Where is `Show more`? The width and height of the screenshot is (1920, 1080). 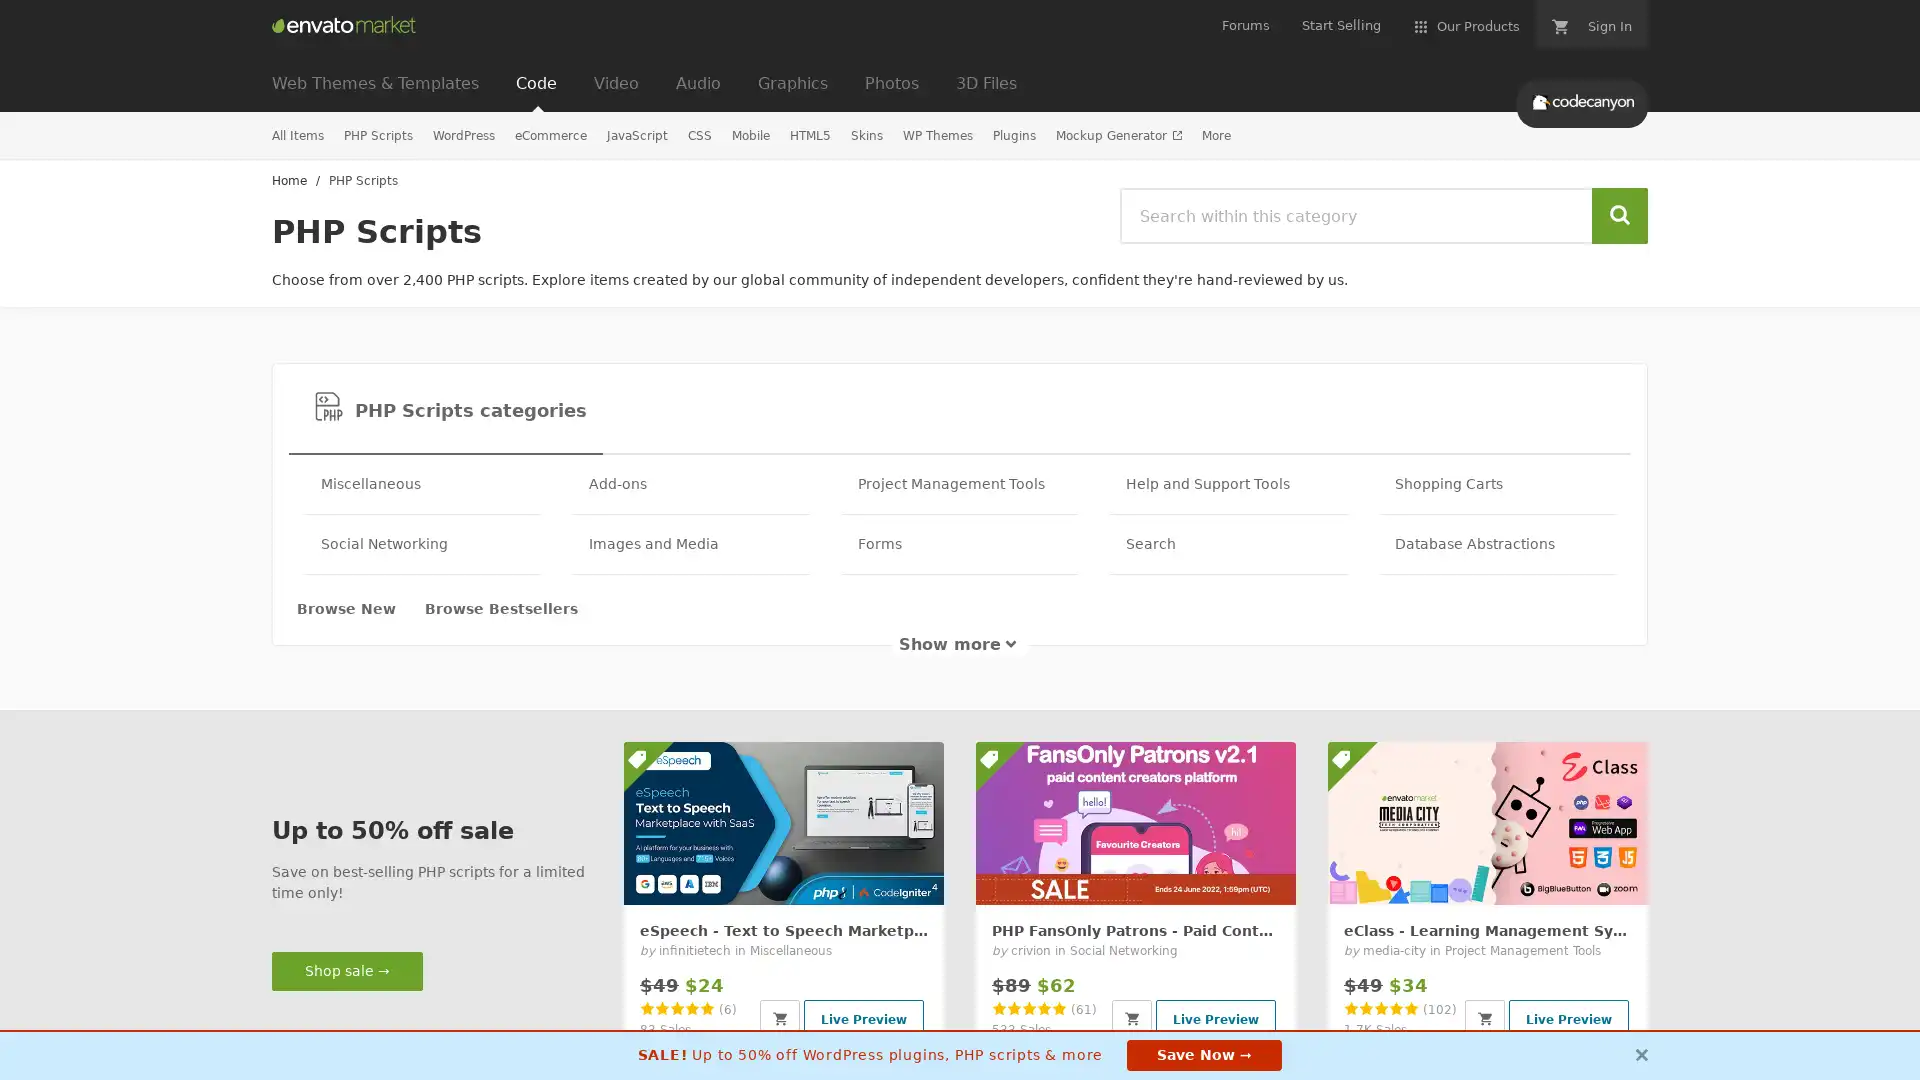 Show more is located at coordinates (960, 644).